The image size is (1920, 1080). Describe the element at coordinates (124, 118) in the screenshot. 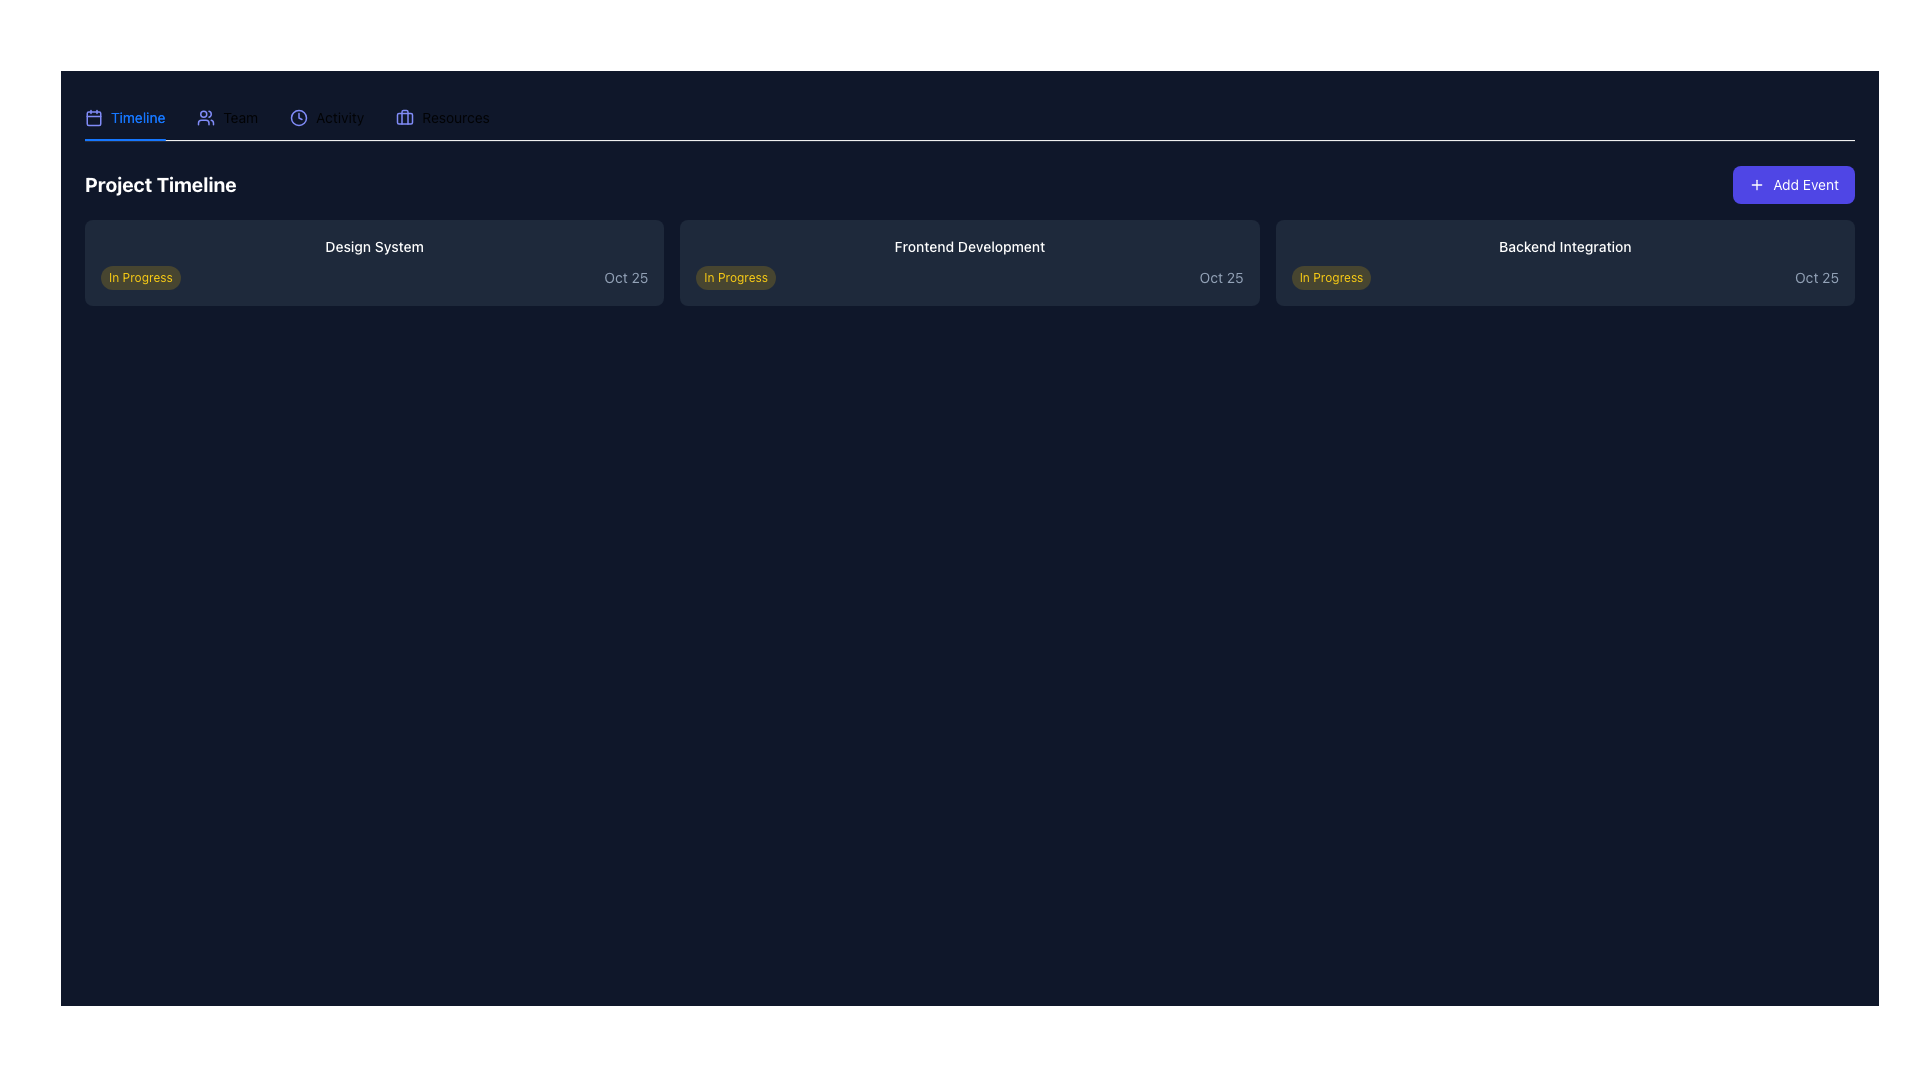

I see `the 'Timeline' tab component located in the top left section of the interface` at that location.